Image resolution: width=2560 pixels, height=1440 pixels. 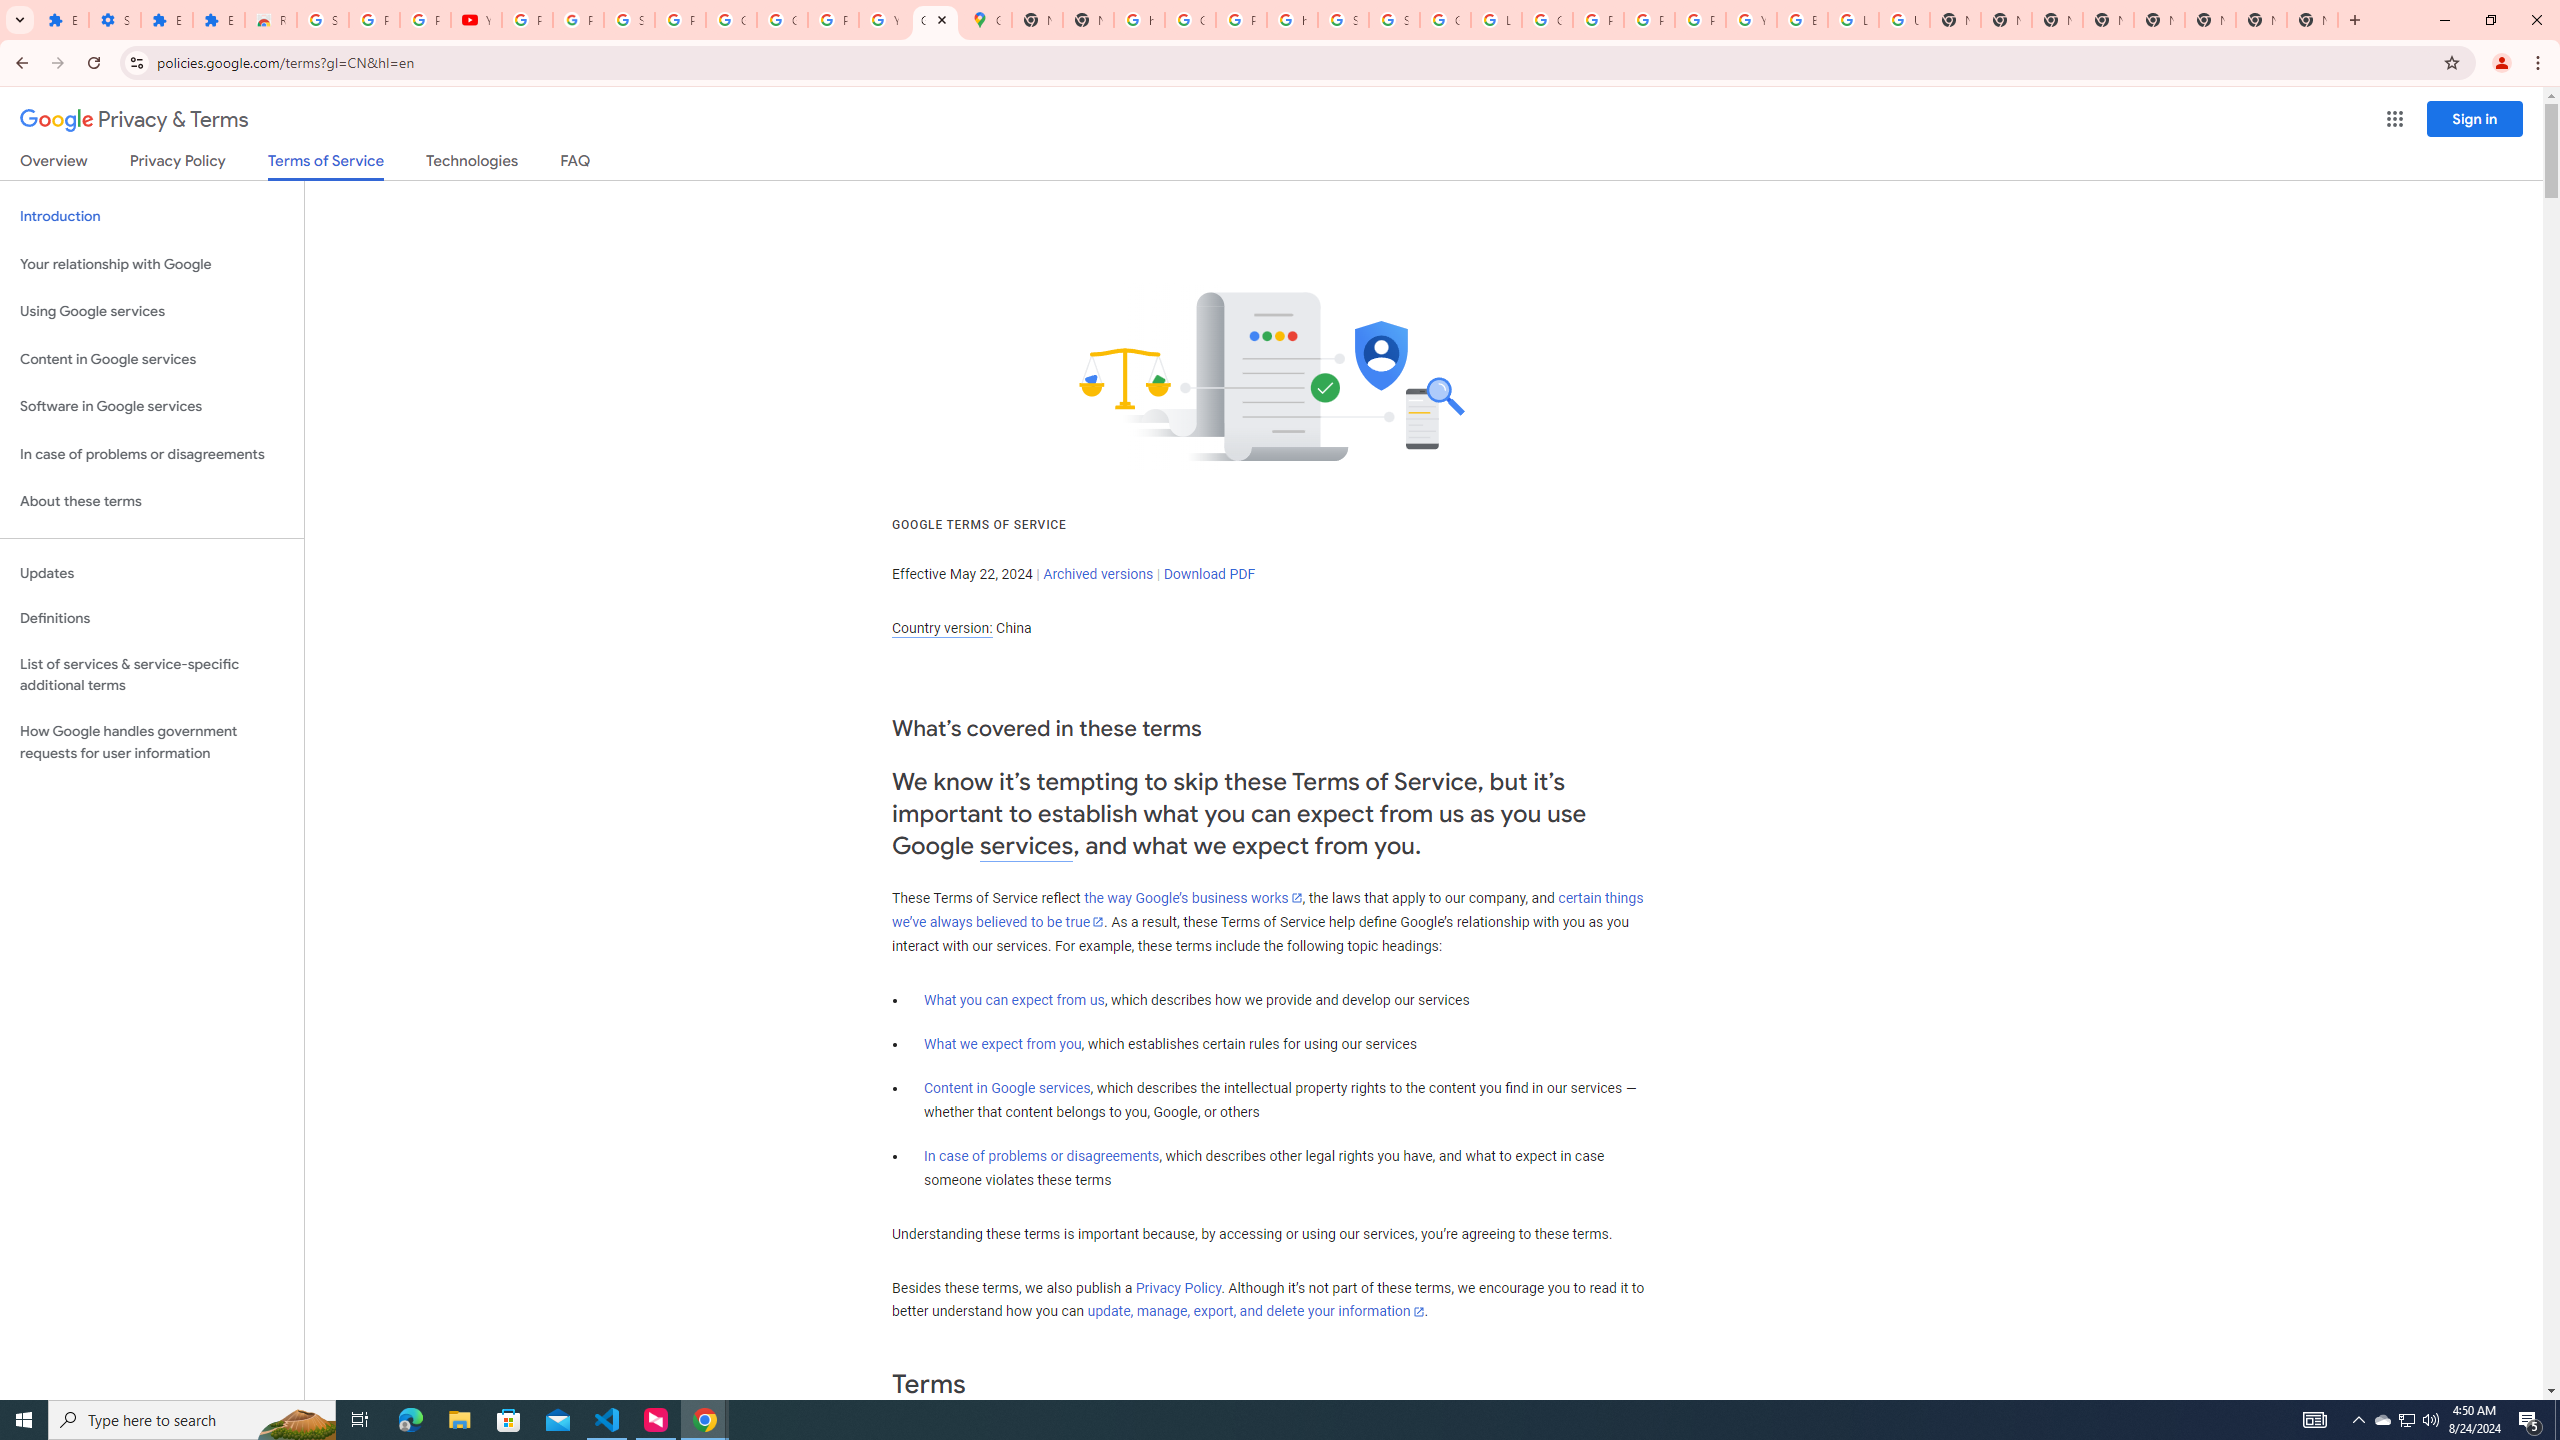 I want to click on 'About these terms', so click(x=151, y=501).